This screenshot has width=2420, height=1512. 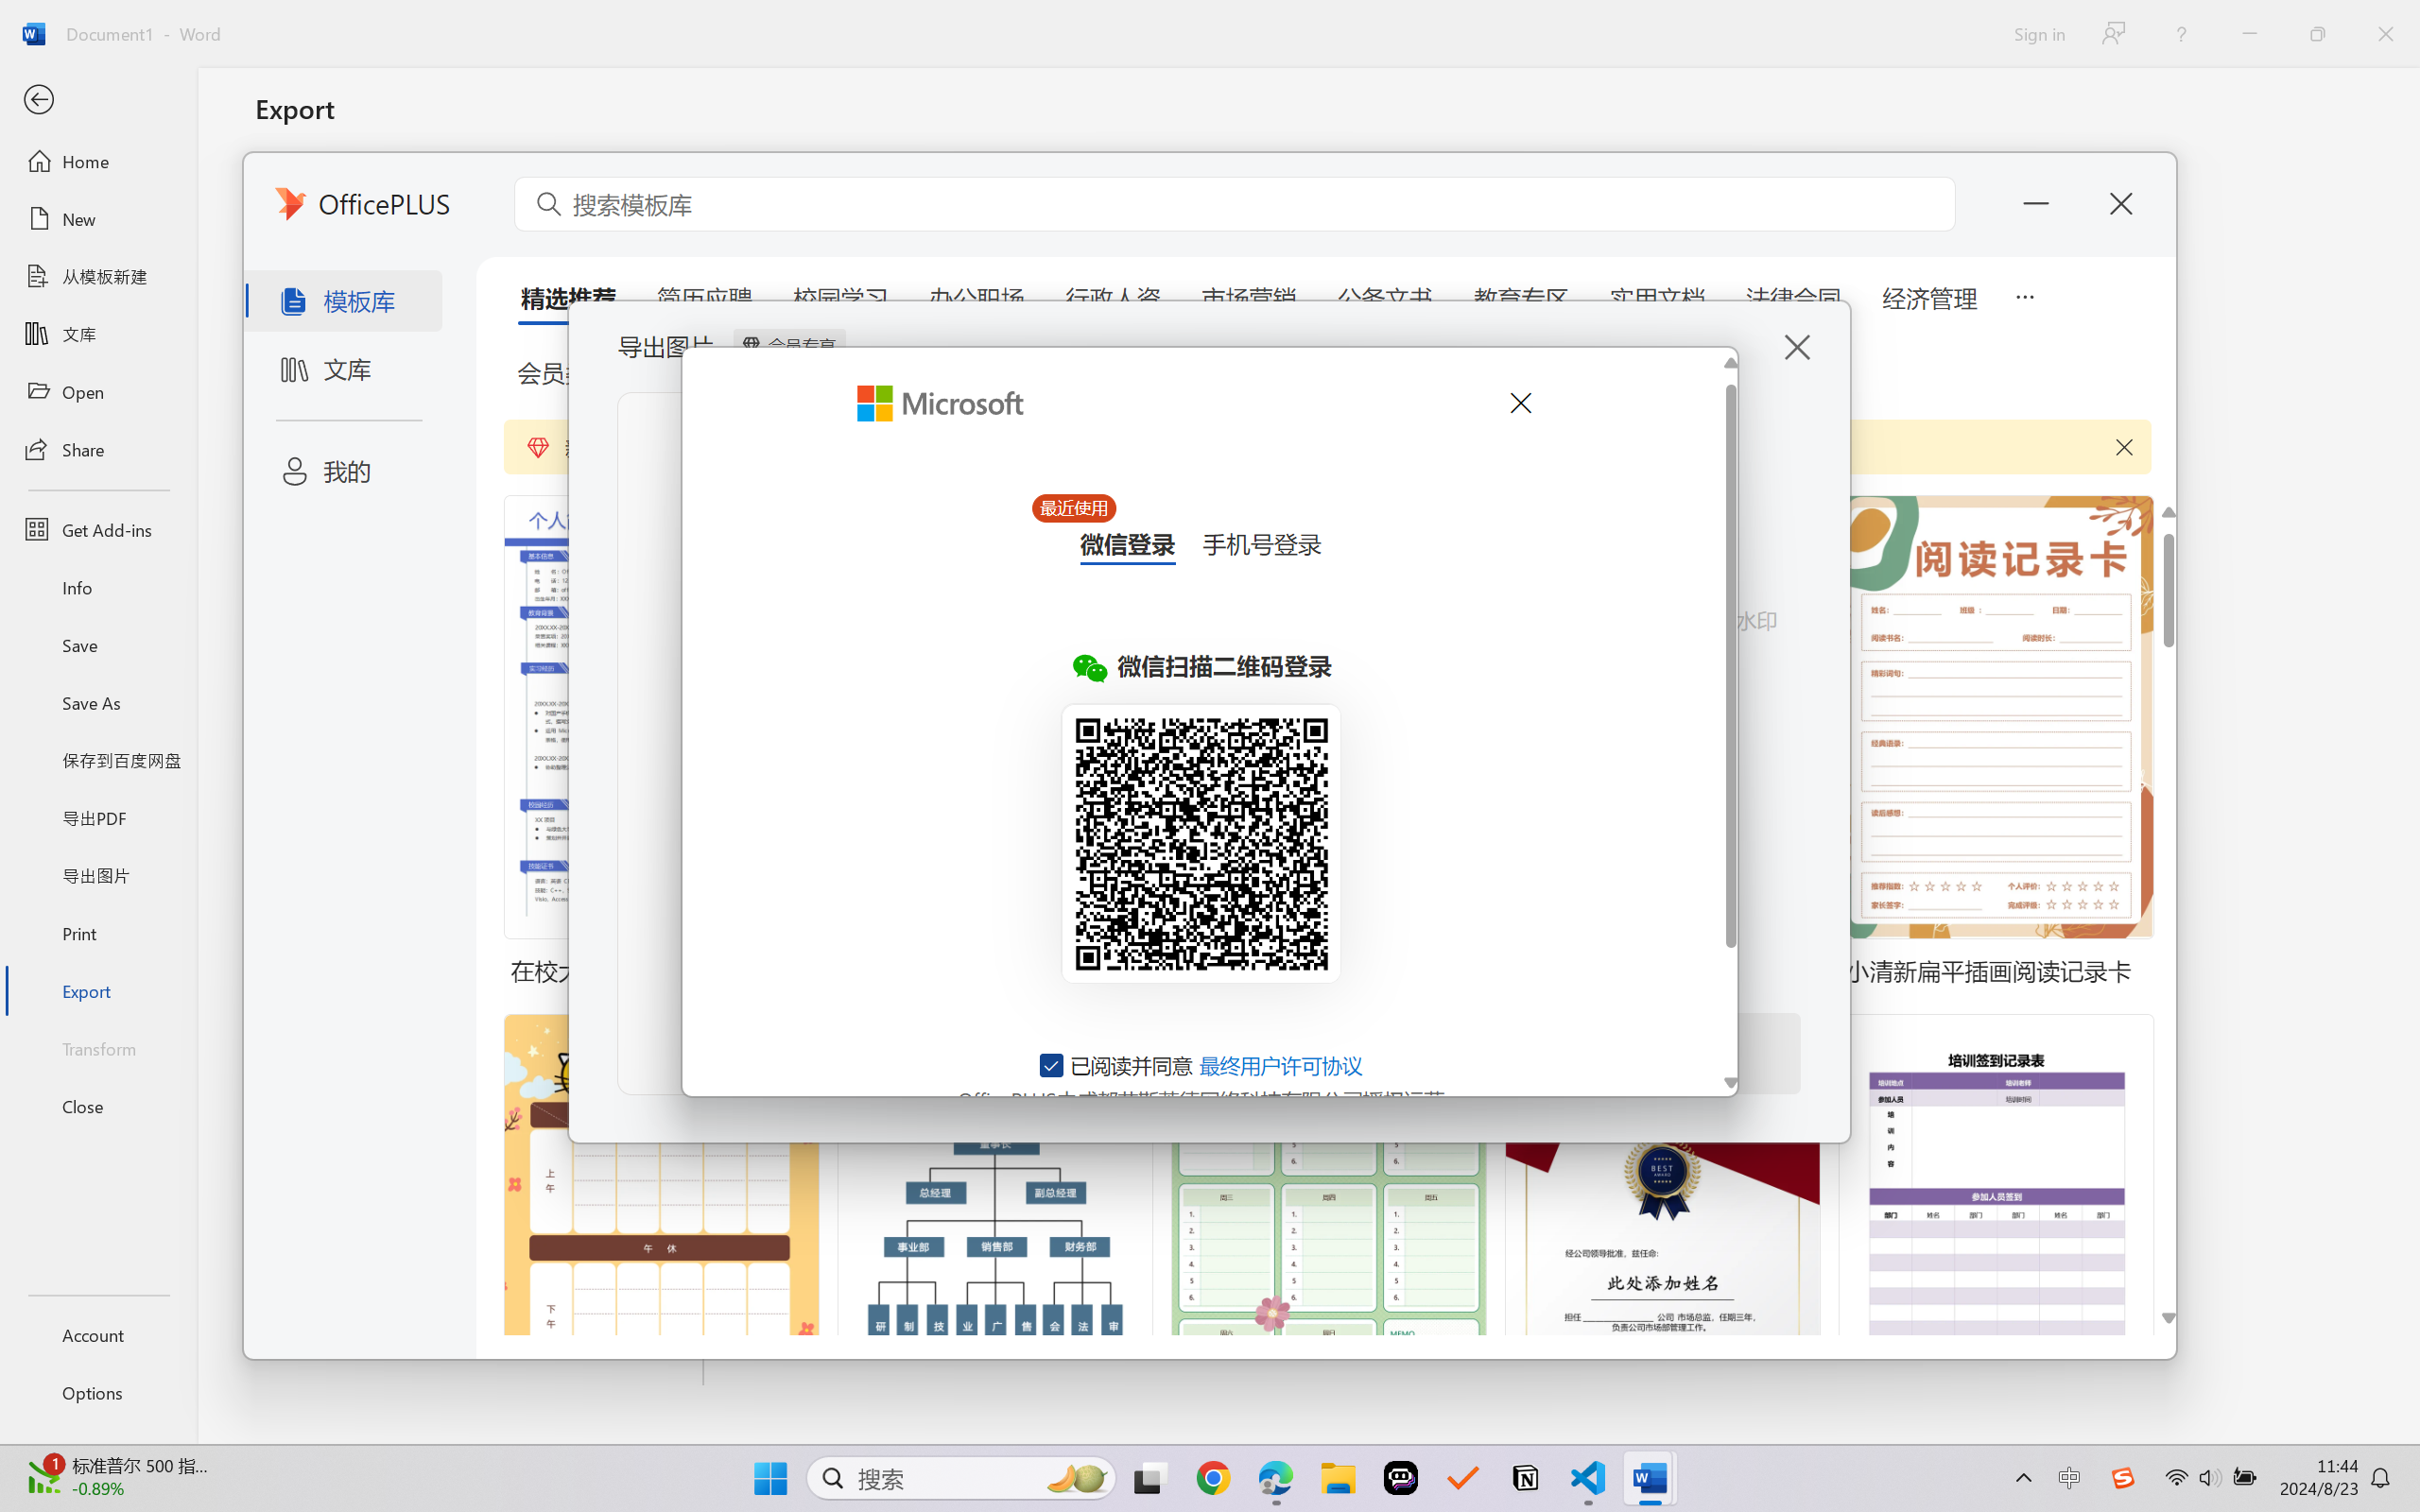 I want to click on 'New', so click(x=97, y=217).